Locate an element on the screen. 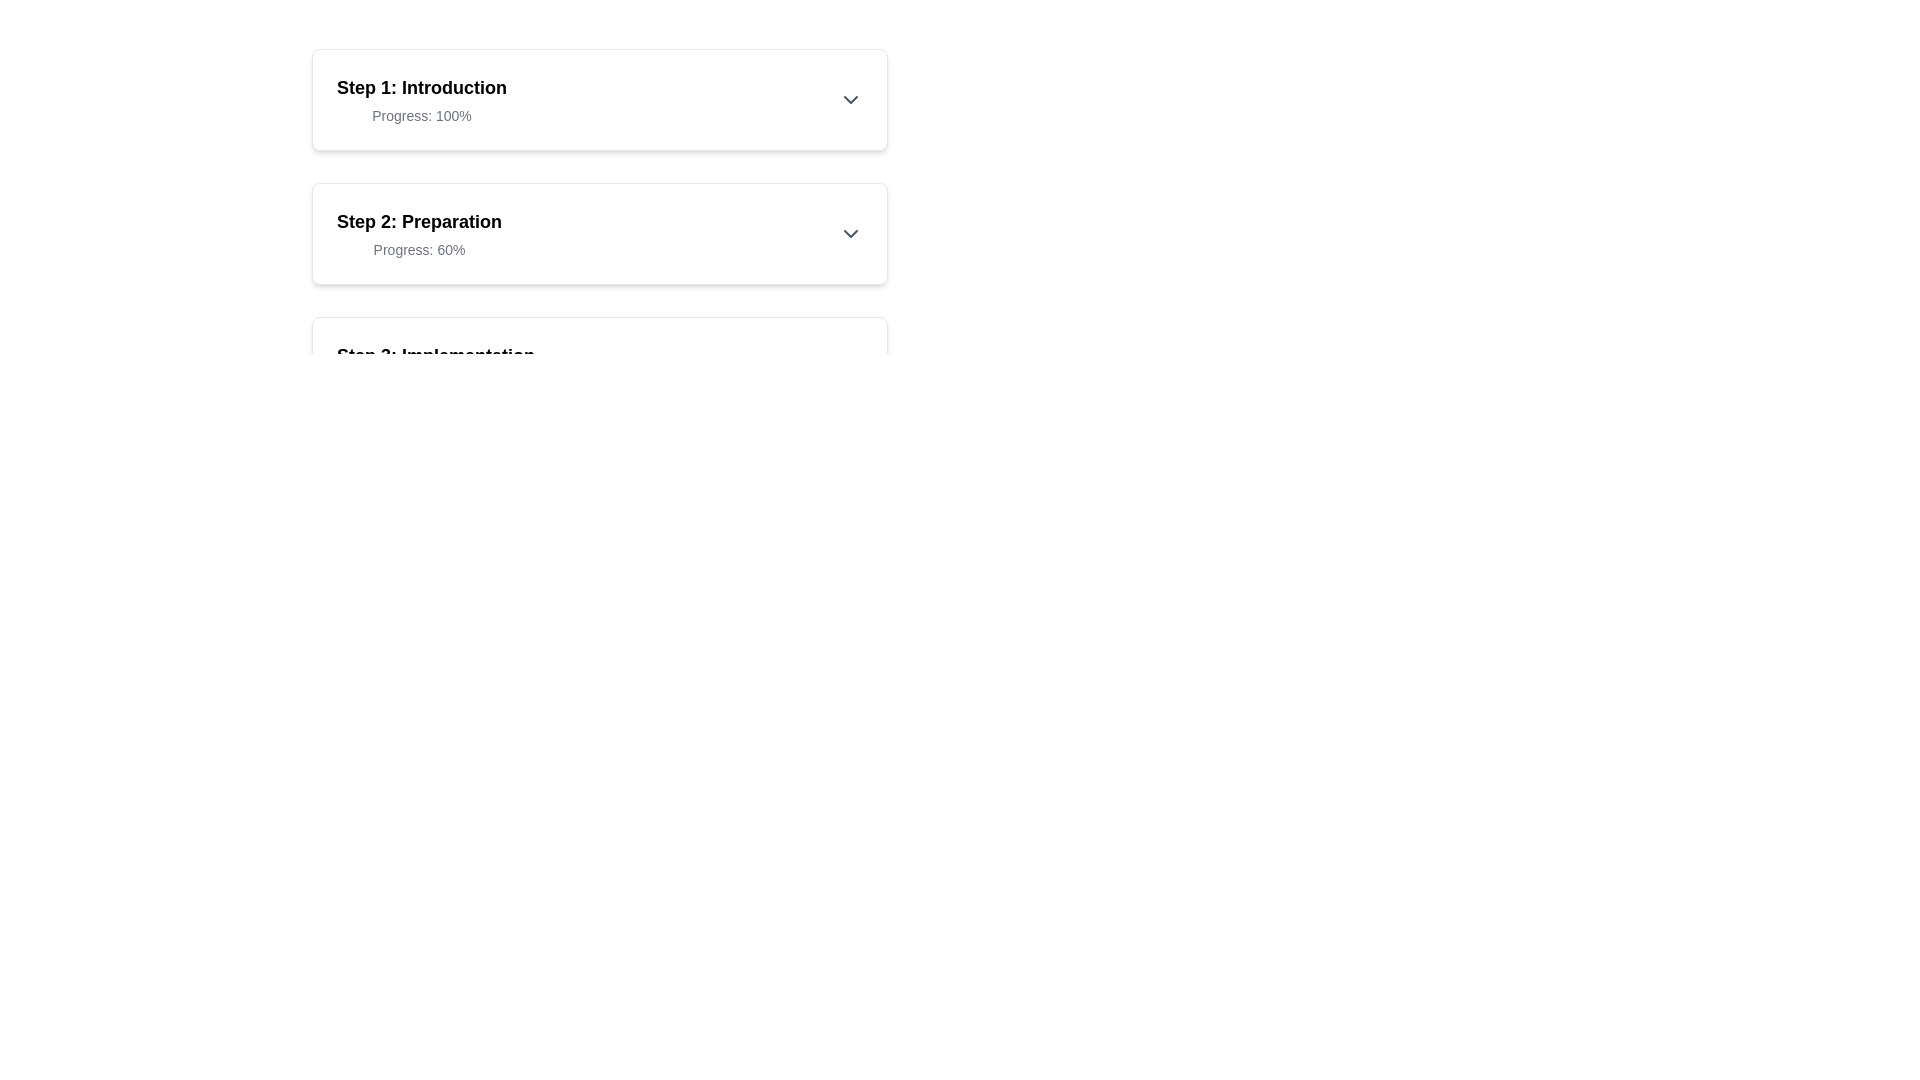  text content of the second step in the process sequence, which is displayed centrally beneath 'Step 1: Introduction' is located at coordinates (418, 233).